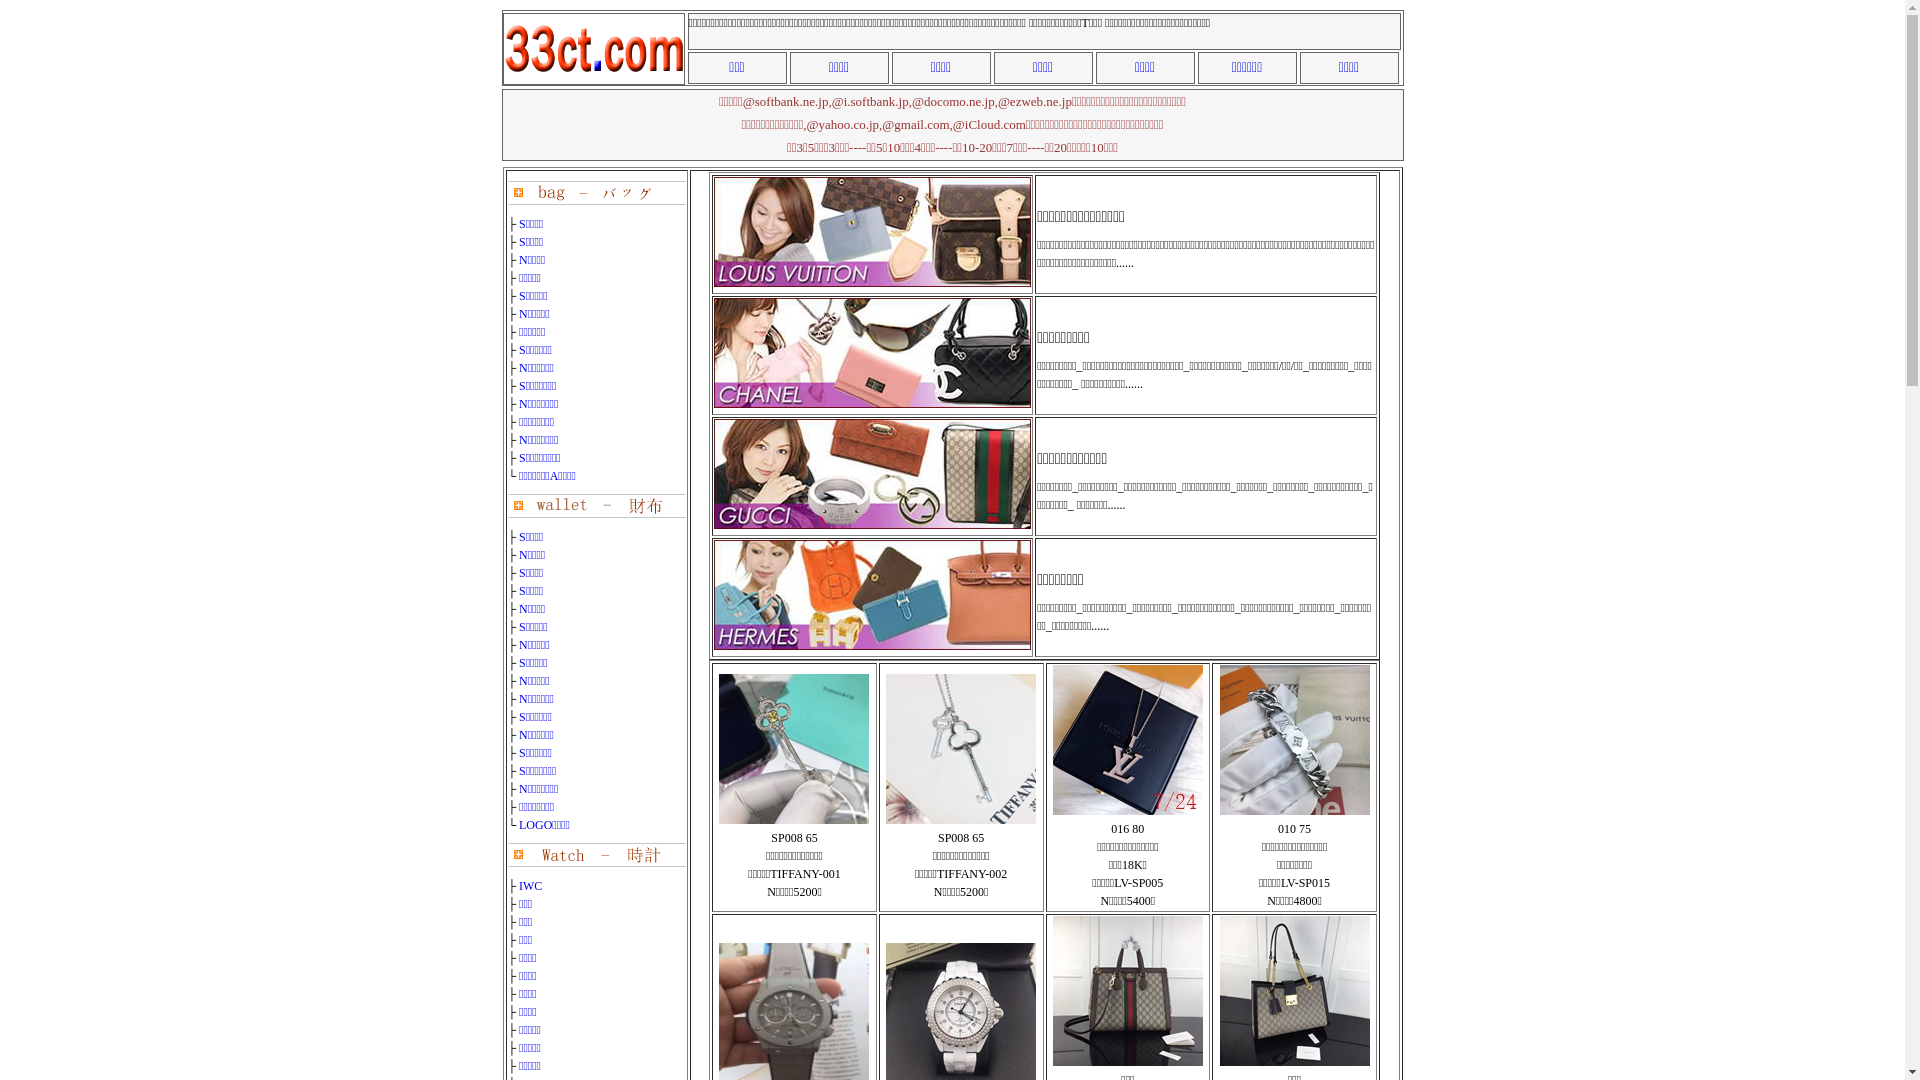 The width and height of the screenshot is (1920, 1080). I want to click on 'IWC', so click(518, 885).